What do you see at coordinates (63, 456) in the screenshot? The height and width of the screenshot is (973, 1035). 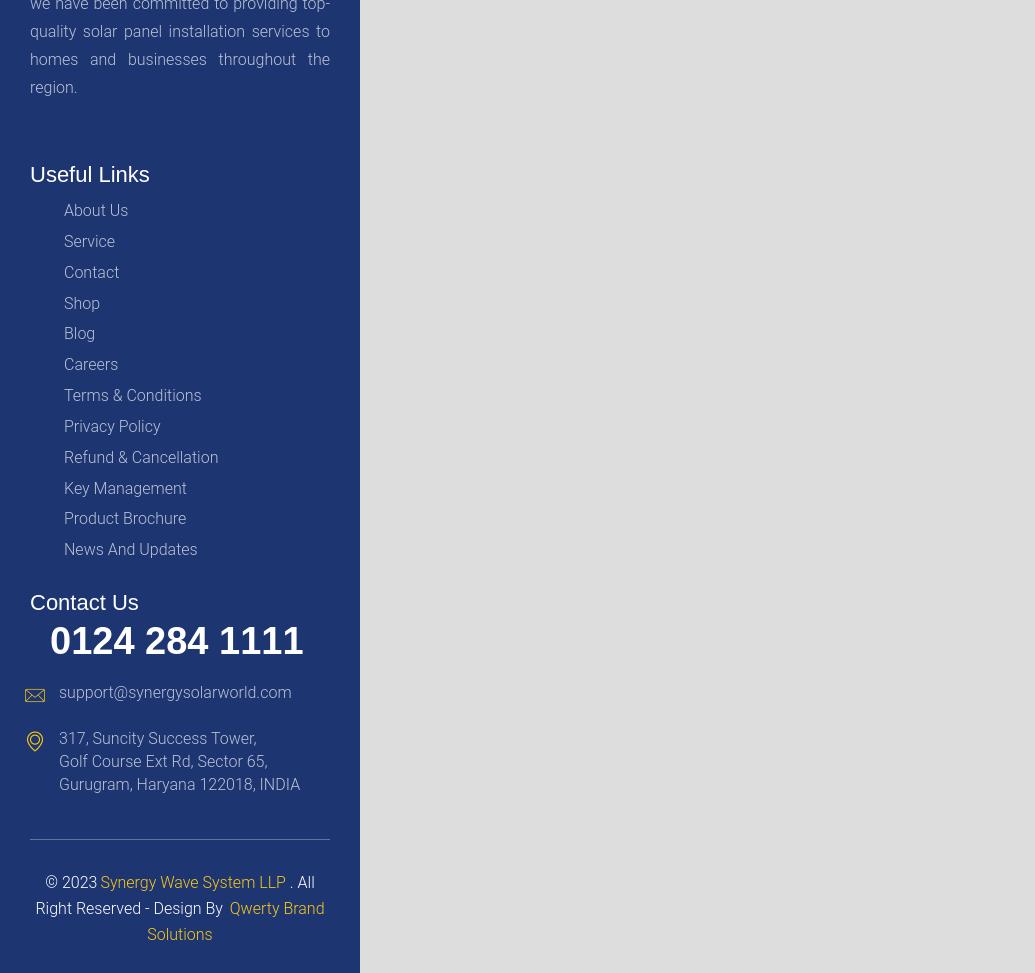 I see `'Refund & Cancellation'` at bounding box center [63, 456].